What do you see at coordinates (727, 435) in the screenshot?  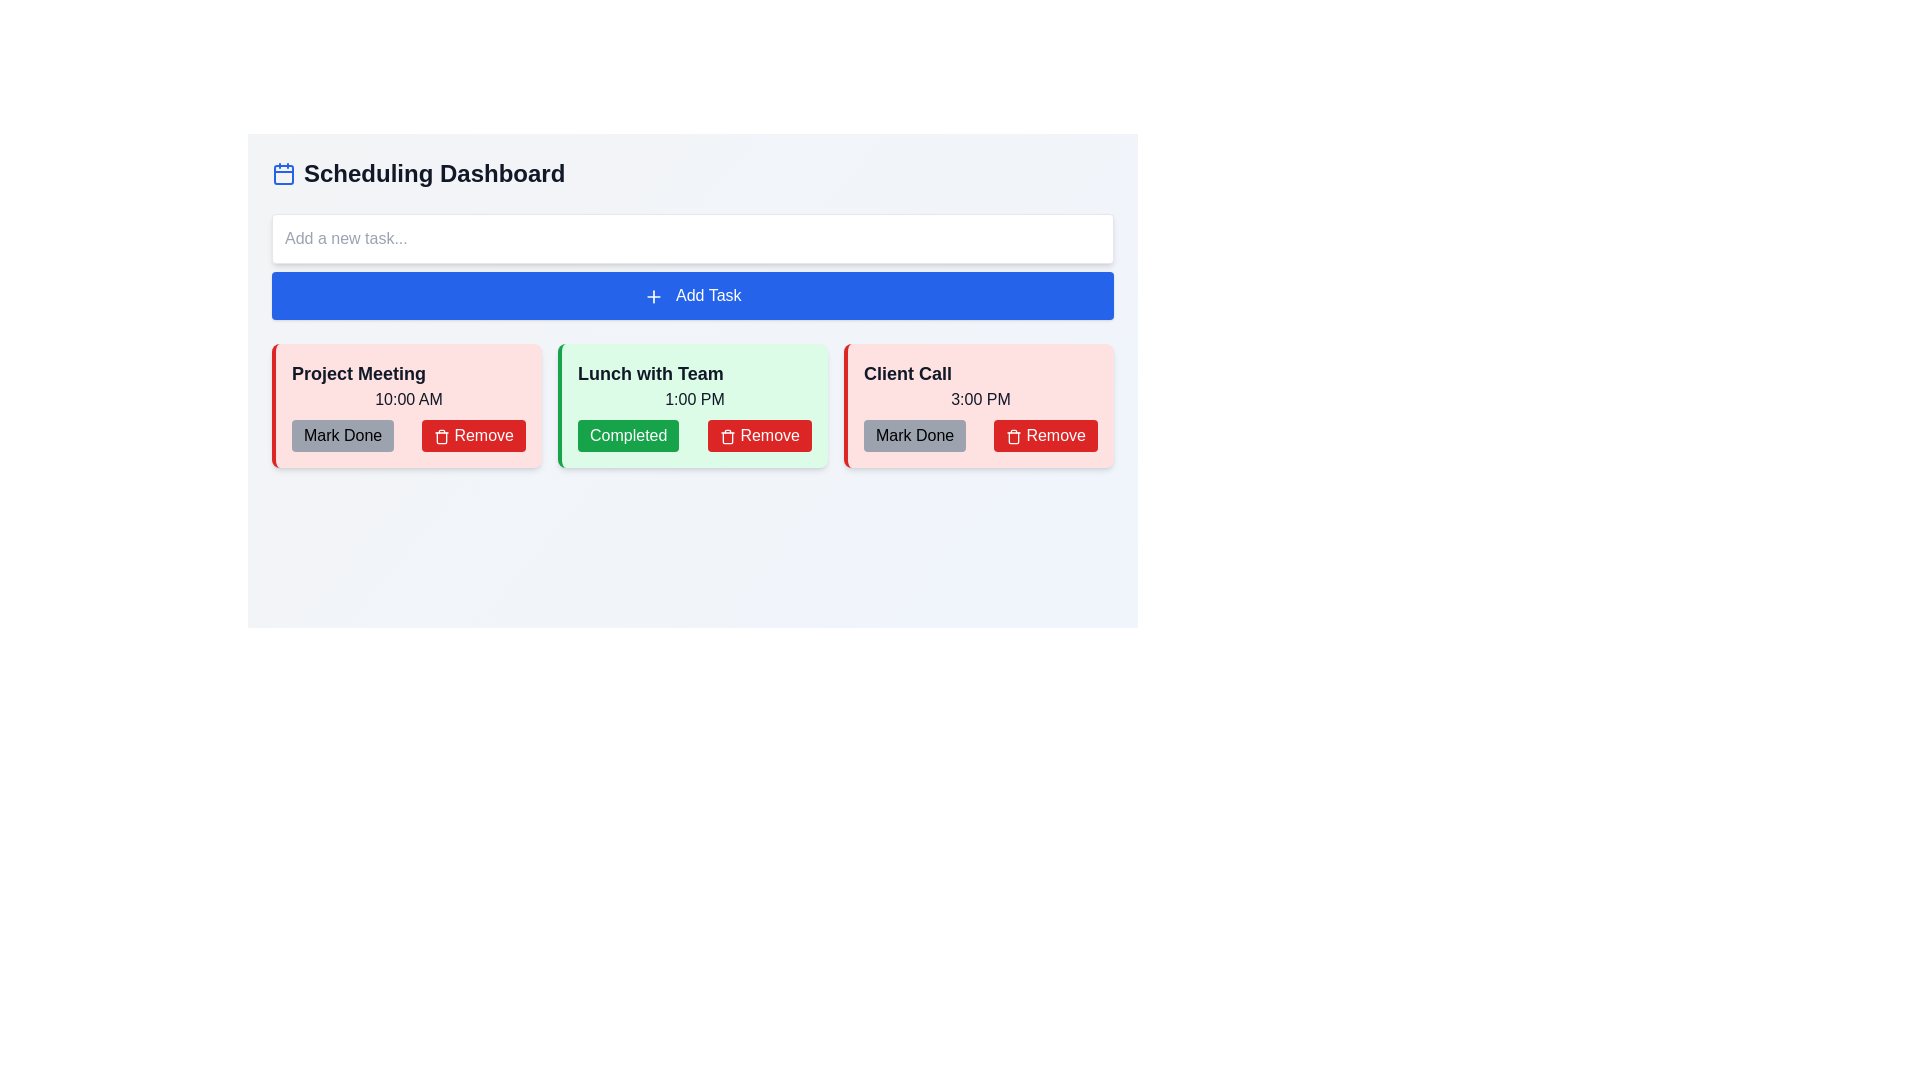 I see `the trash icon within the 'Remove' button for the 'Lunch with Team' card` at bounding box center [727, 435].